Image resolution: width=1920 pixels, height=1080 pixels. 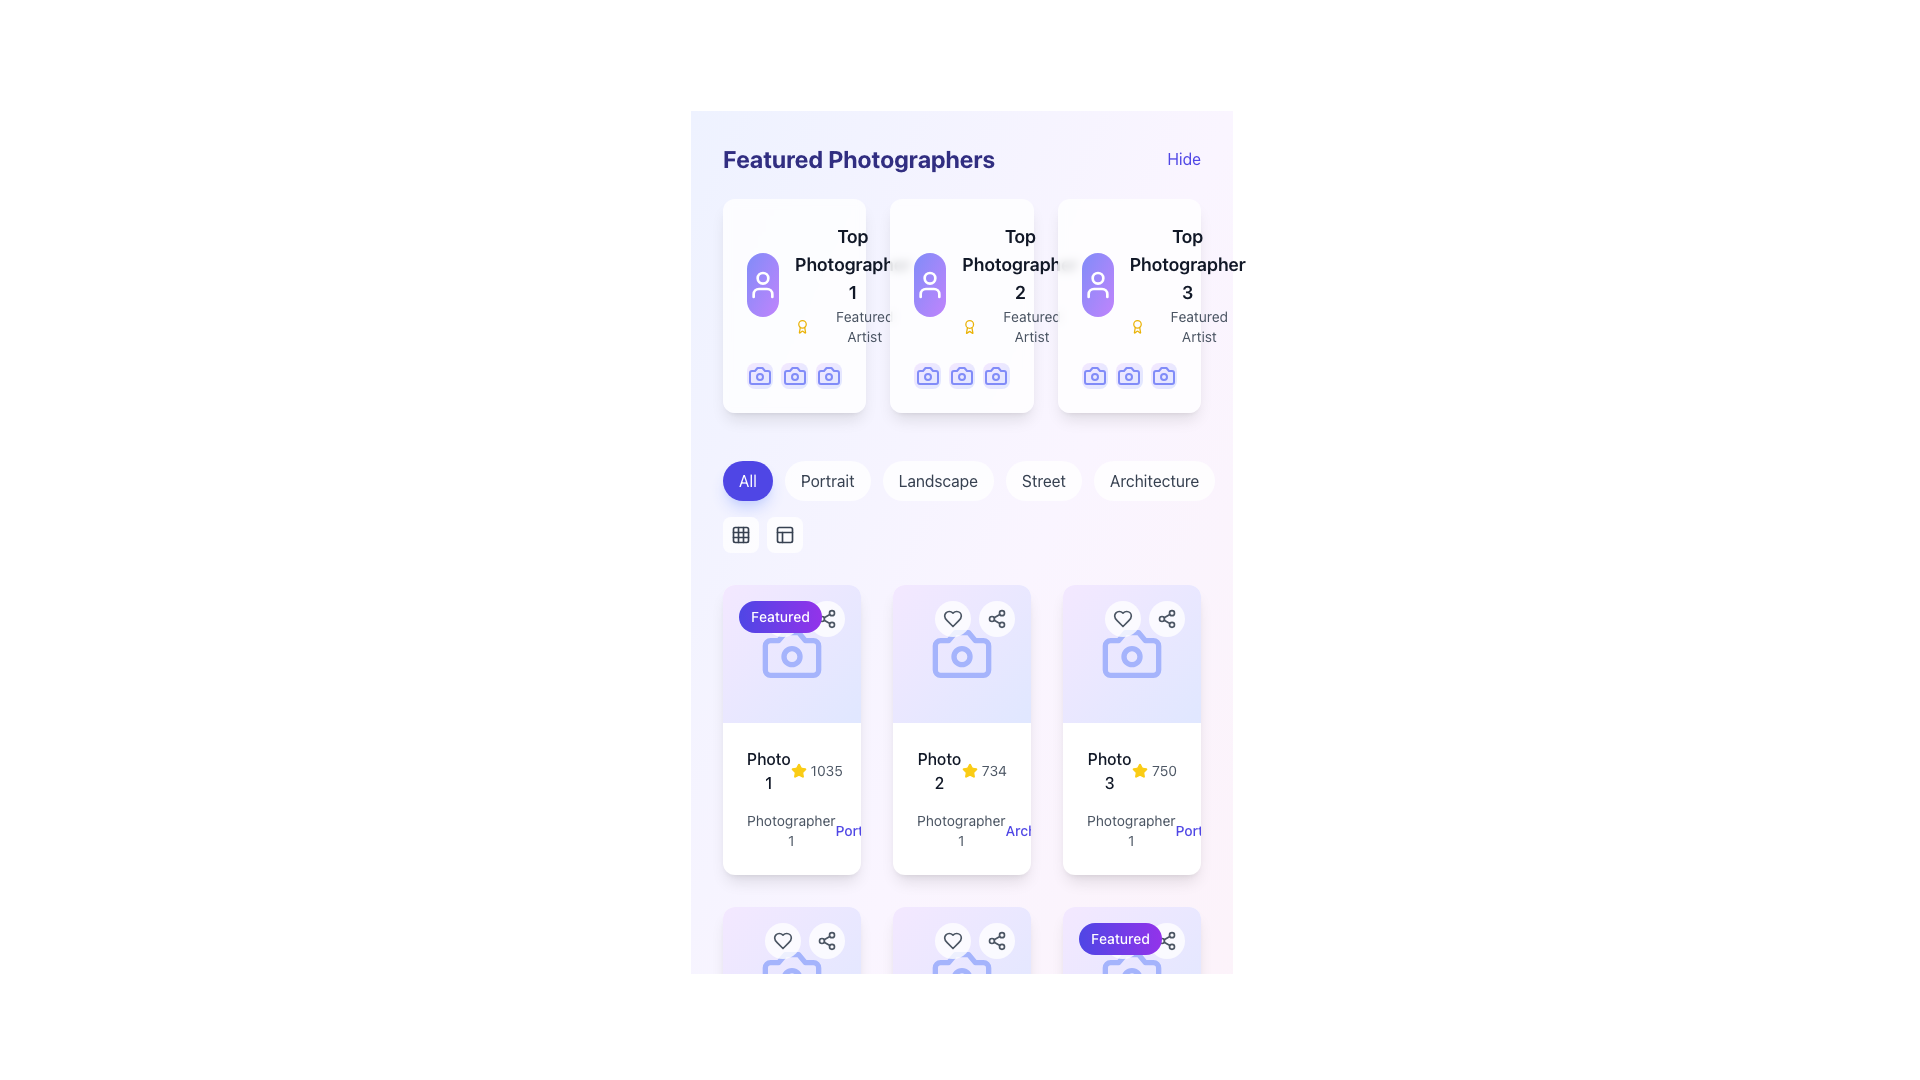 I want to click on the purple camera icon in the second position of the bottom row within the first card of the 'Featured Photographers' section, so click(x=829, y=376).